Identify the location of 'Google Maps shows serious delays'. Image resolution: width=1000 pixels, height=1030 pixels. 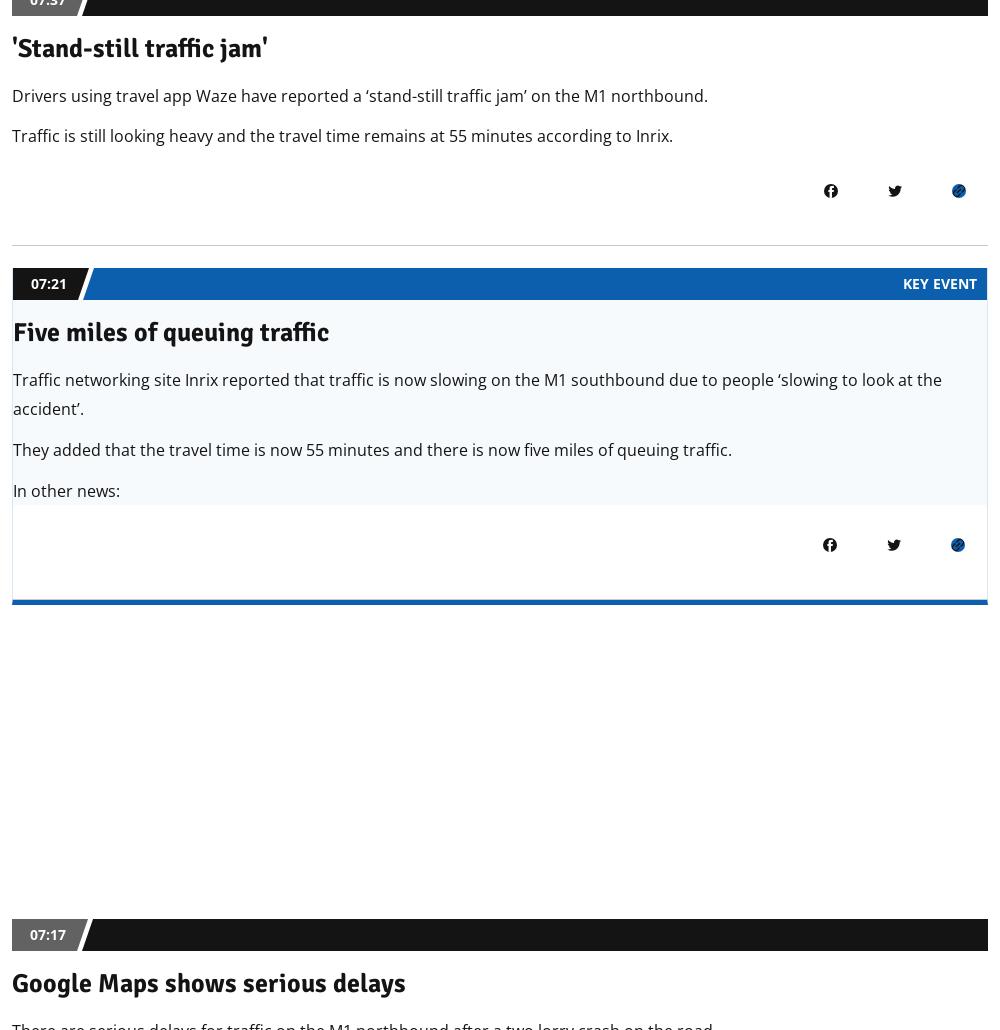
(208, 982).